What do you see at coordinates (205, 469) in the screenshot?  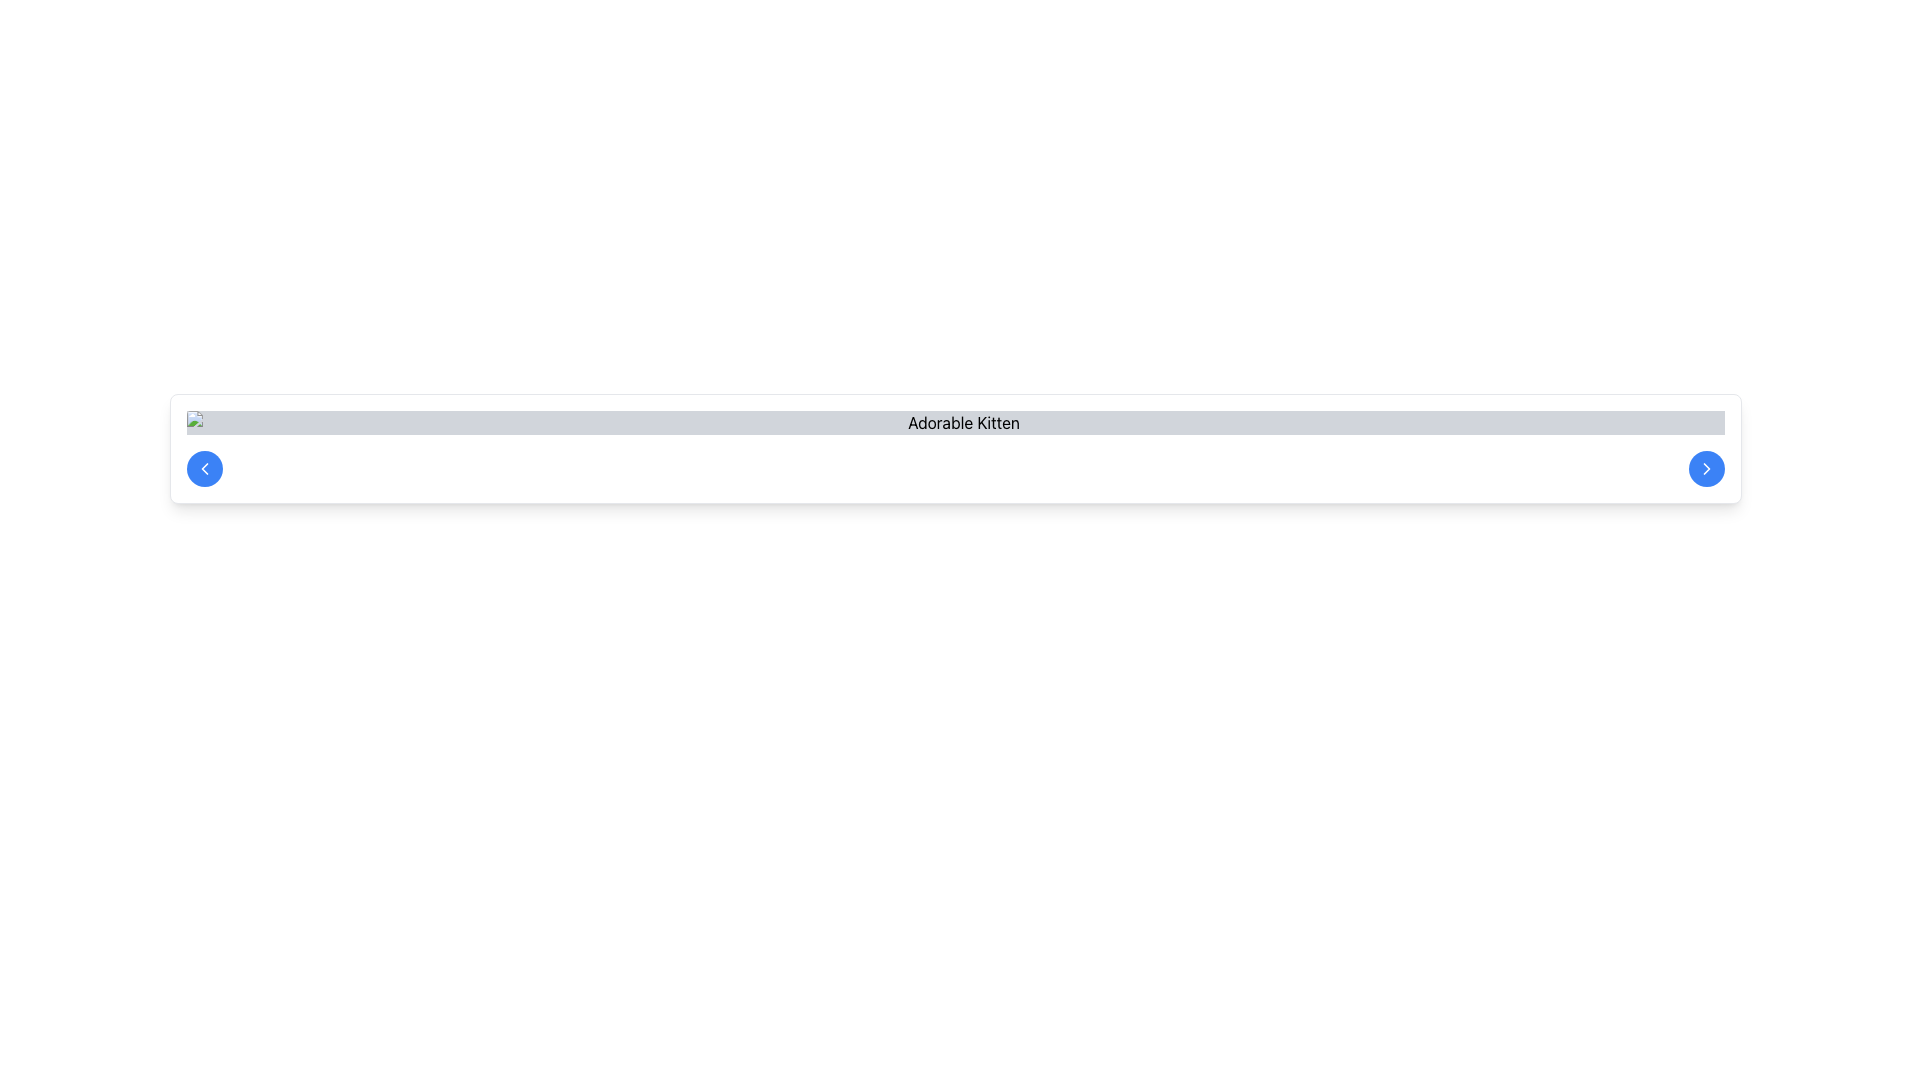 I see `the left-pointing chevron icon embedded in the blue rounded button` at bounding box center [205, 469].